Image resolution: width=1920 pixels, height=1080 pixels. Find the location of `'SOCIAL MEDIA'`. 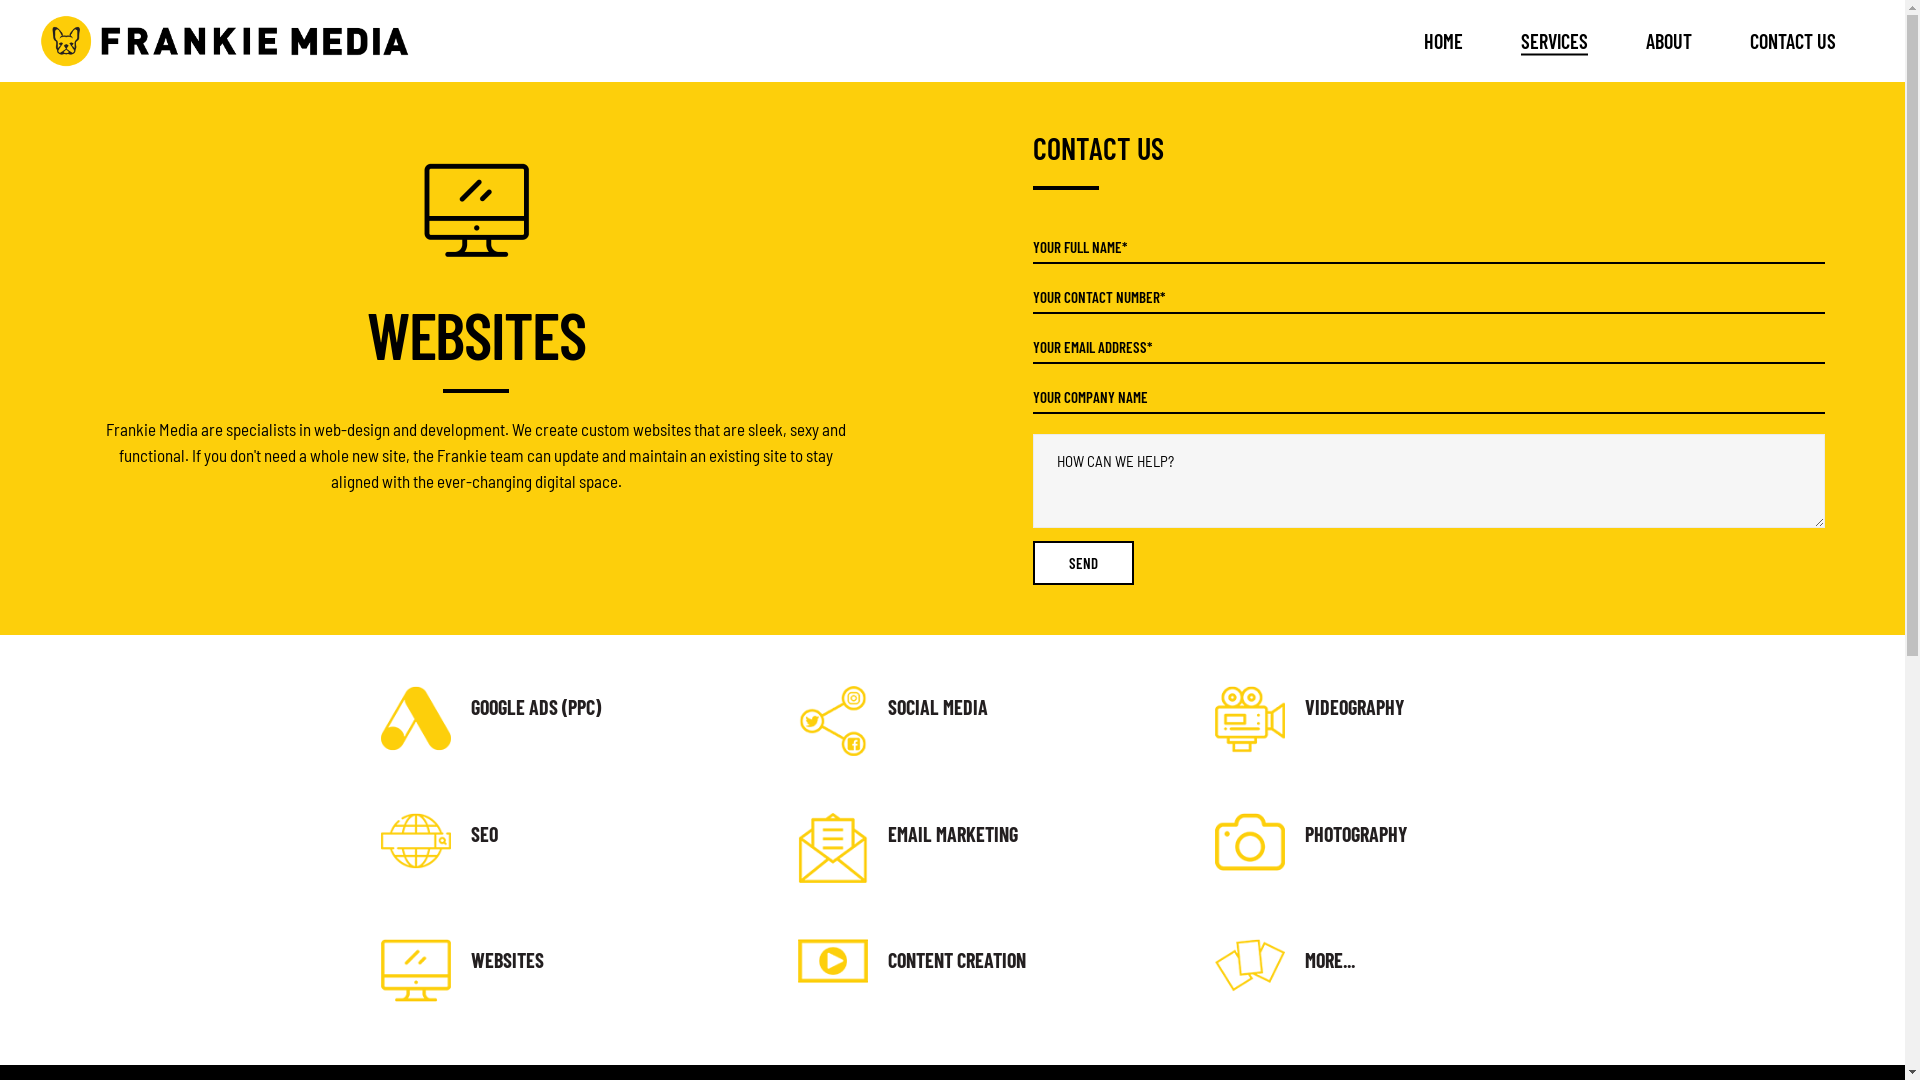

'SOCIAL MEDIA' is located at coordinates (936, 705).